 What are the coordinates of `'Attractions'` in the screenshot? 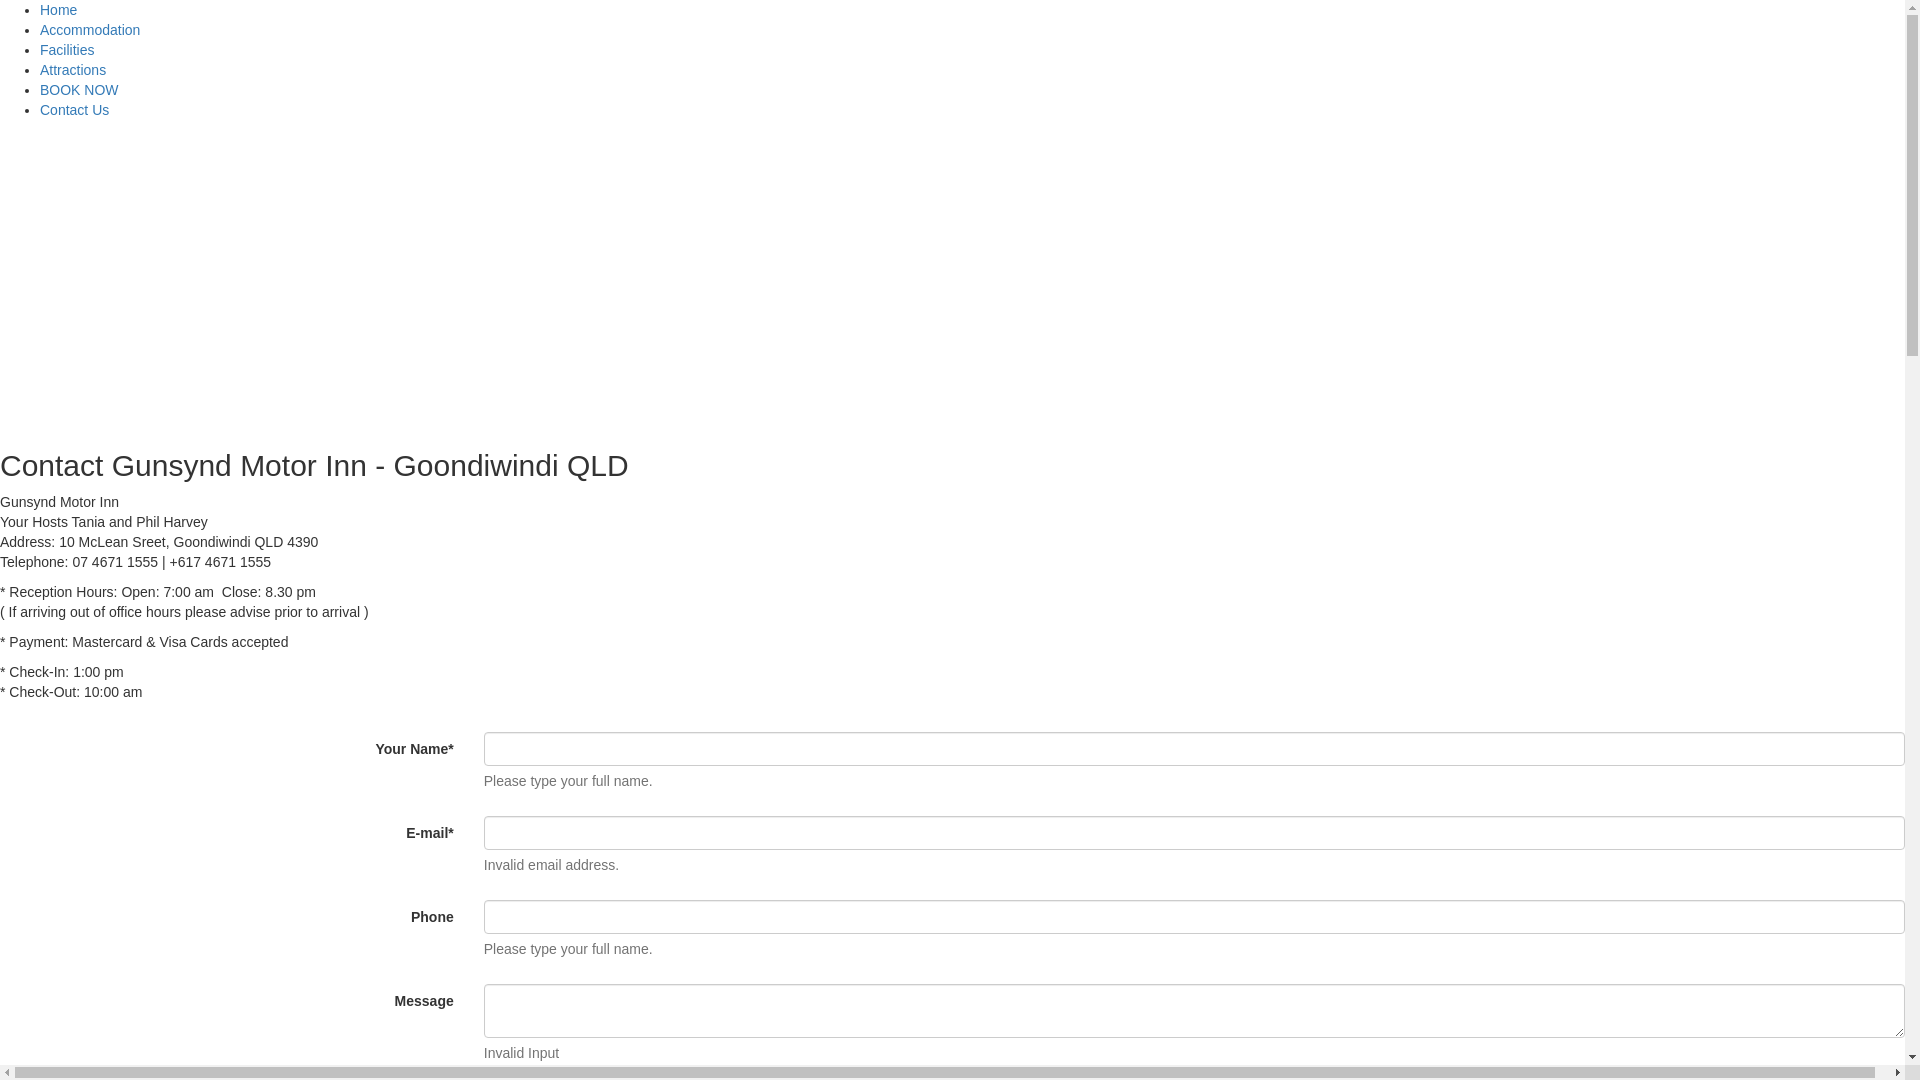 It's located at (72, 68).